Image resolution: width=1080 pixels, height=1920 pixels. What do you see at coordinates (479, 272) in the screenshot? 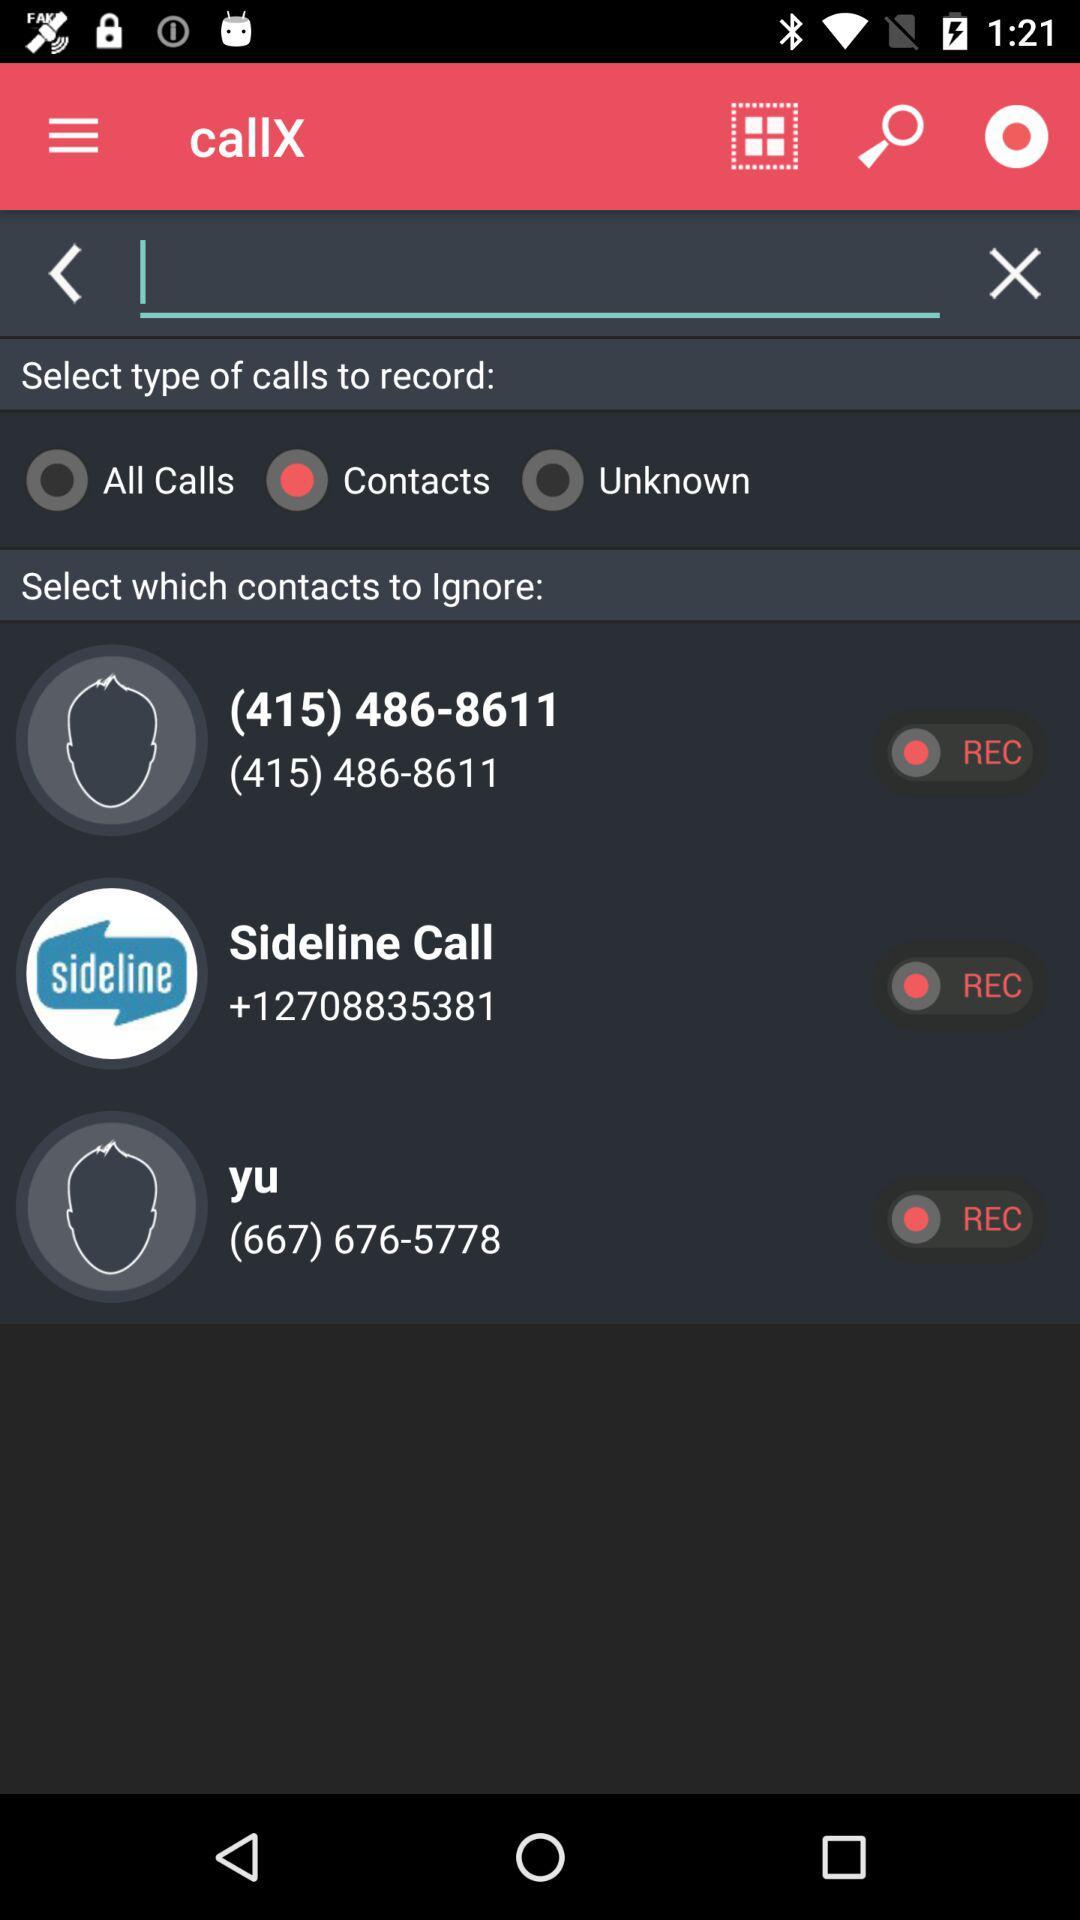
I see `the icon above select type of item` at bounding box center [479, 272].